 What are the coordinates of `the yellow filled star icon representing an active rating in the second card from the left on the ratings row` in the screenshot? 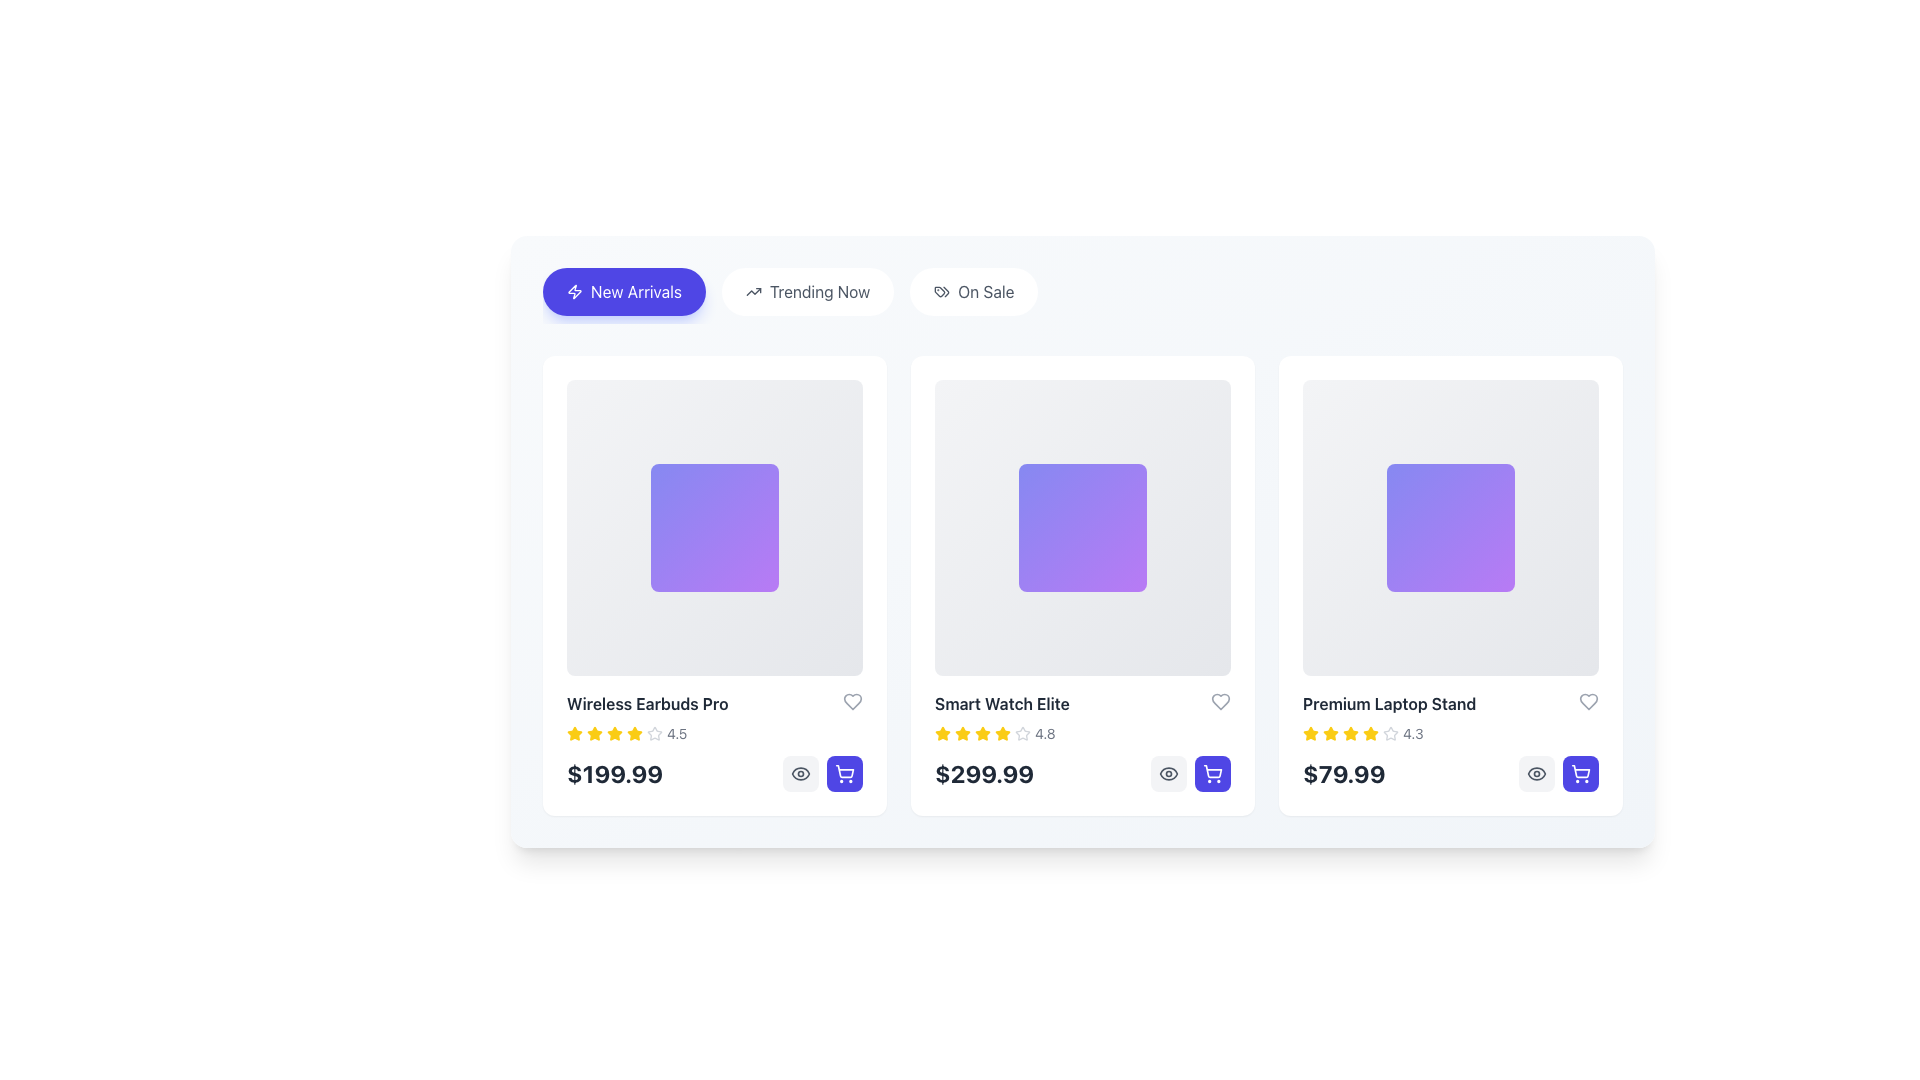 It's located at (941, 733).